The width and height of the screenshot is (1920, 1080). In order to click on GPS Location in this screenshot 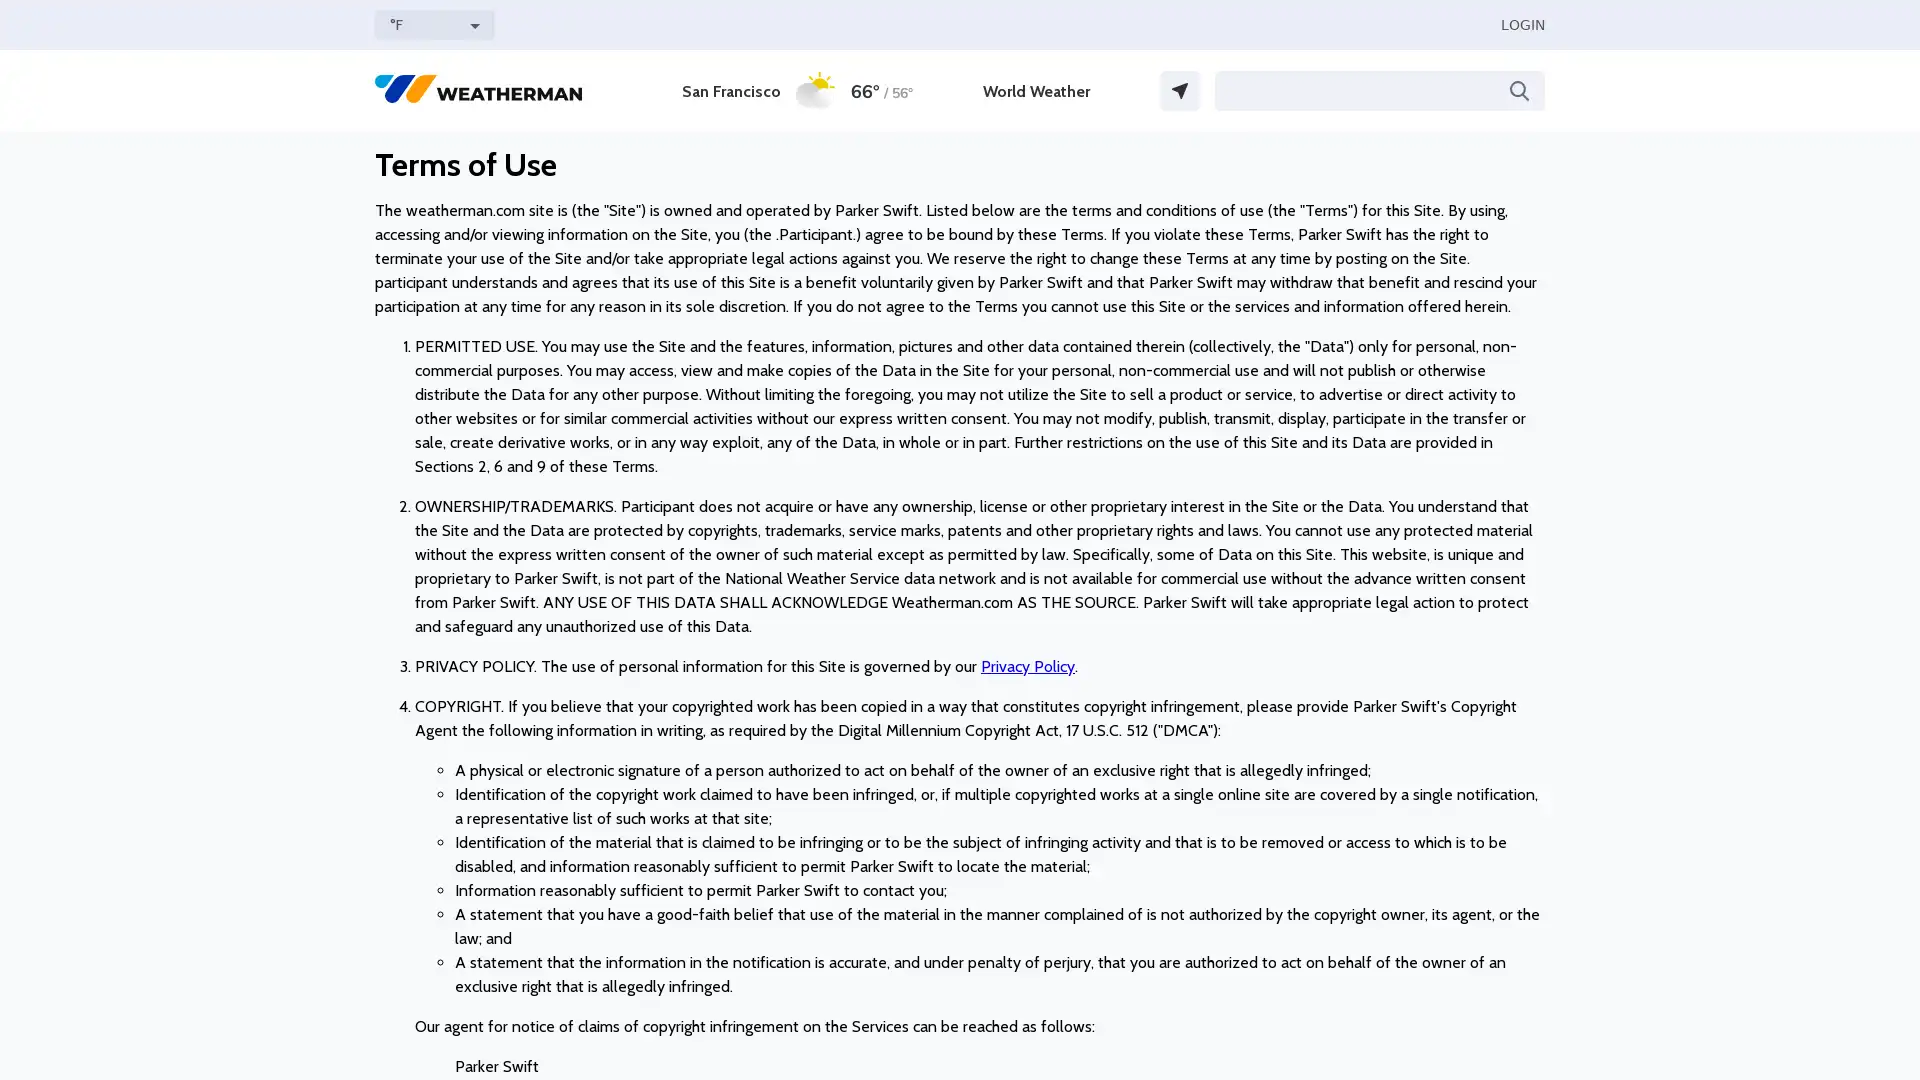, I will do `click(1180, 91)`.